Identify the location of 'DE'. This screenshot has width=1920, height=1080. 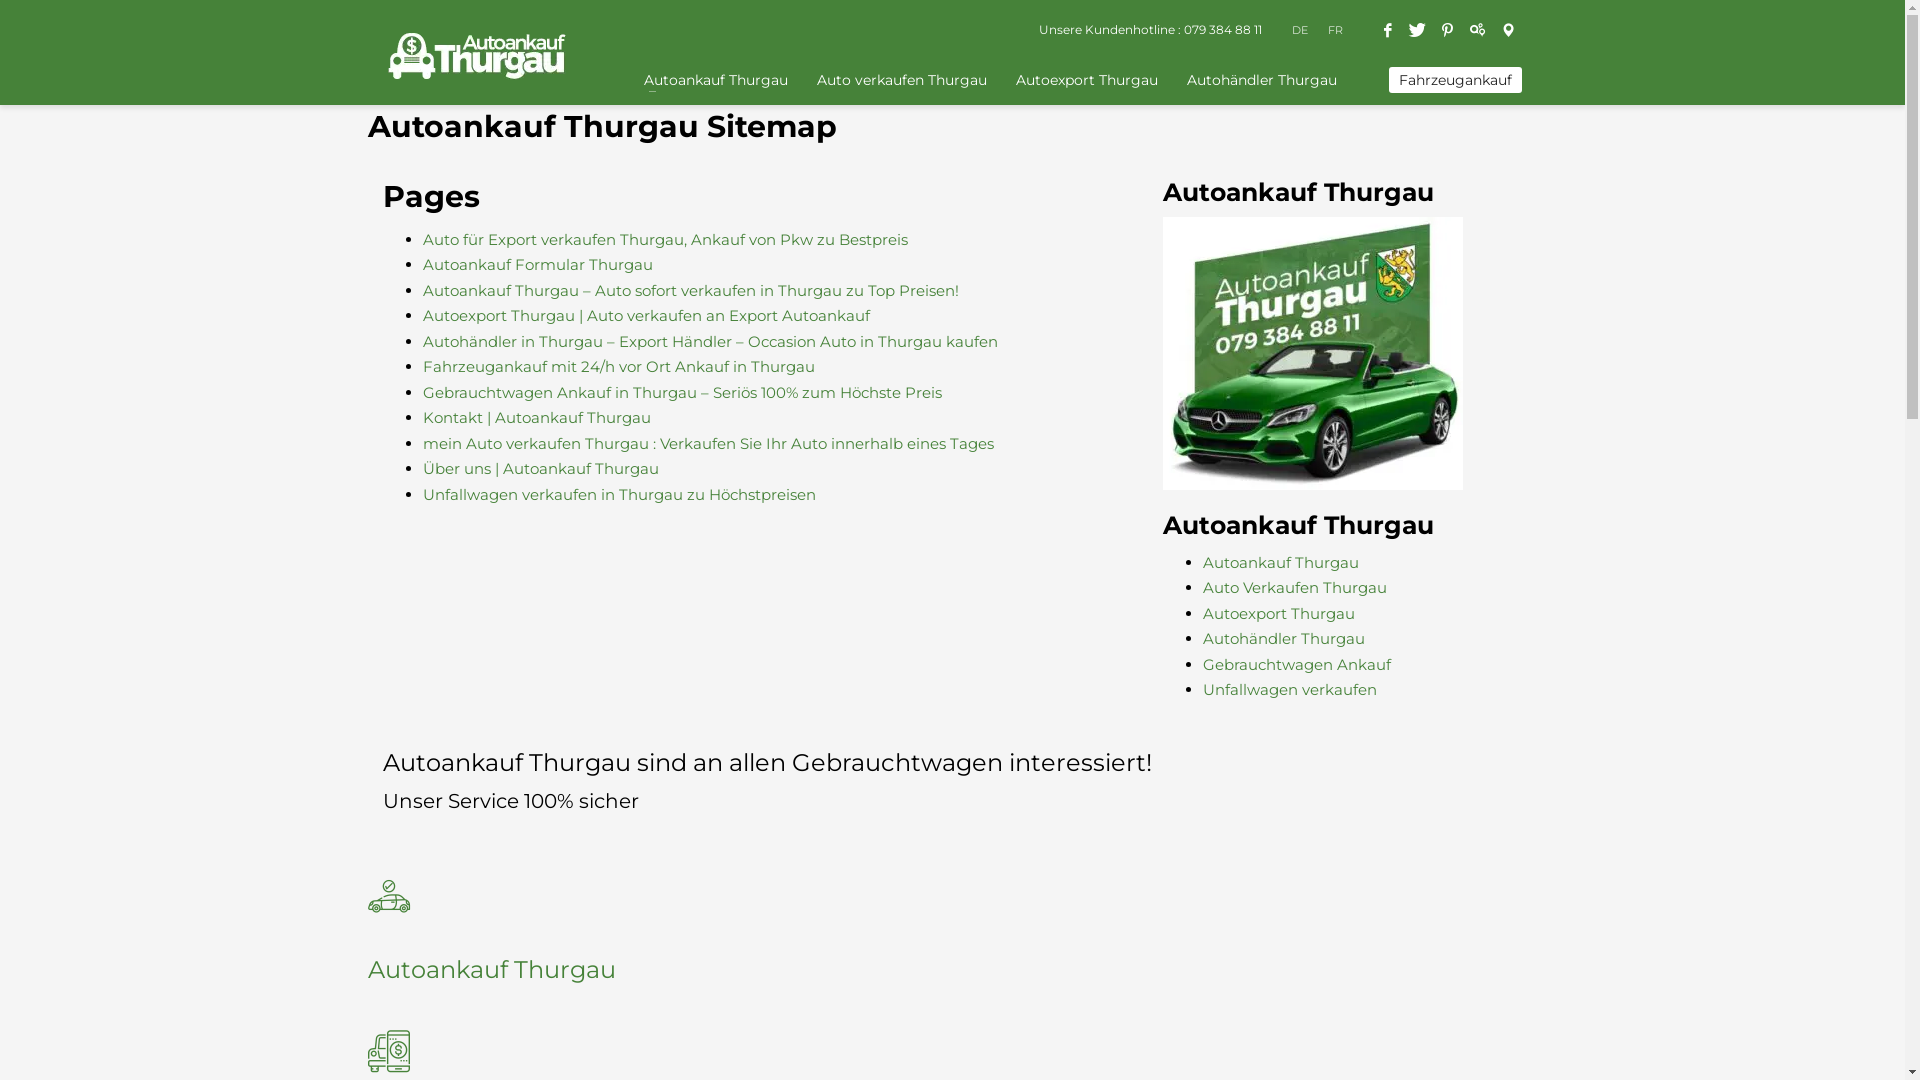
(1291, 30).